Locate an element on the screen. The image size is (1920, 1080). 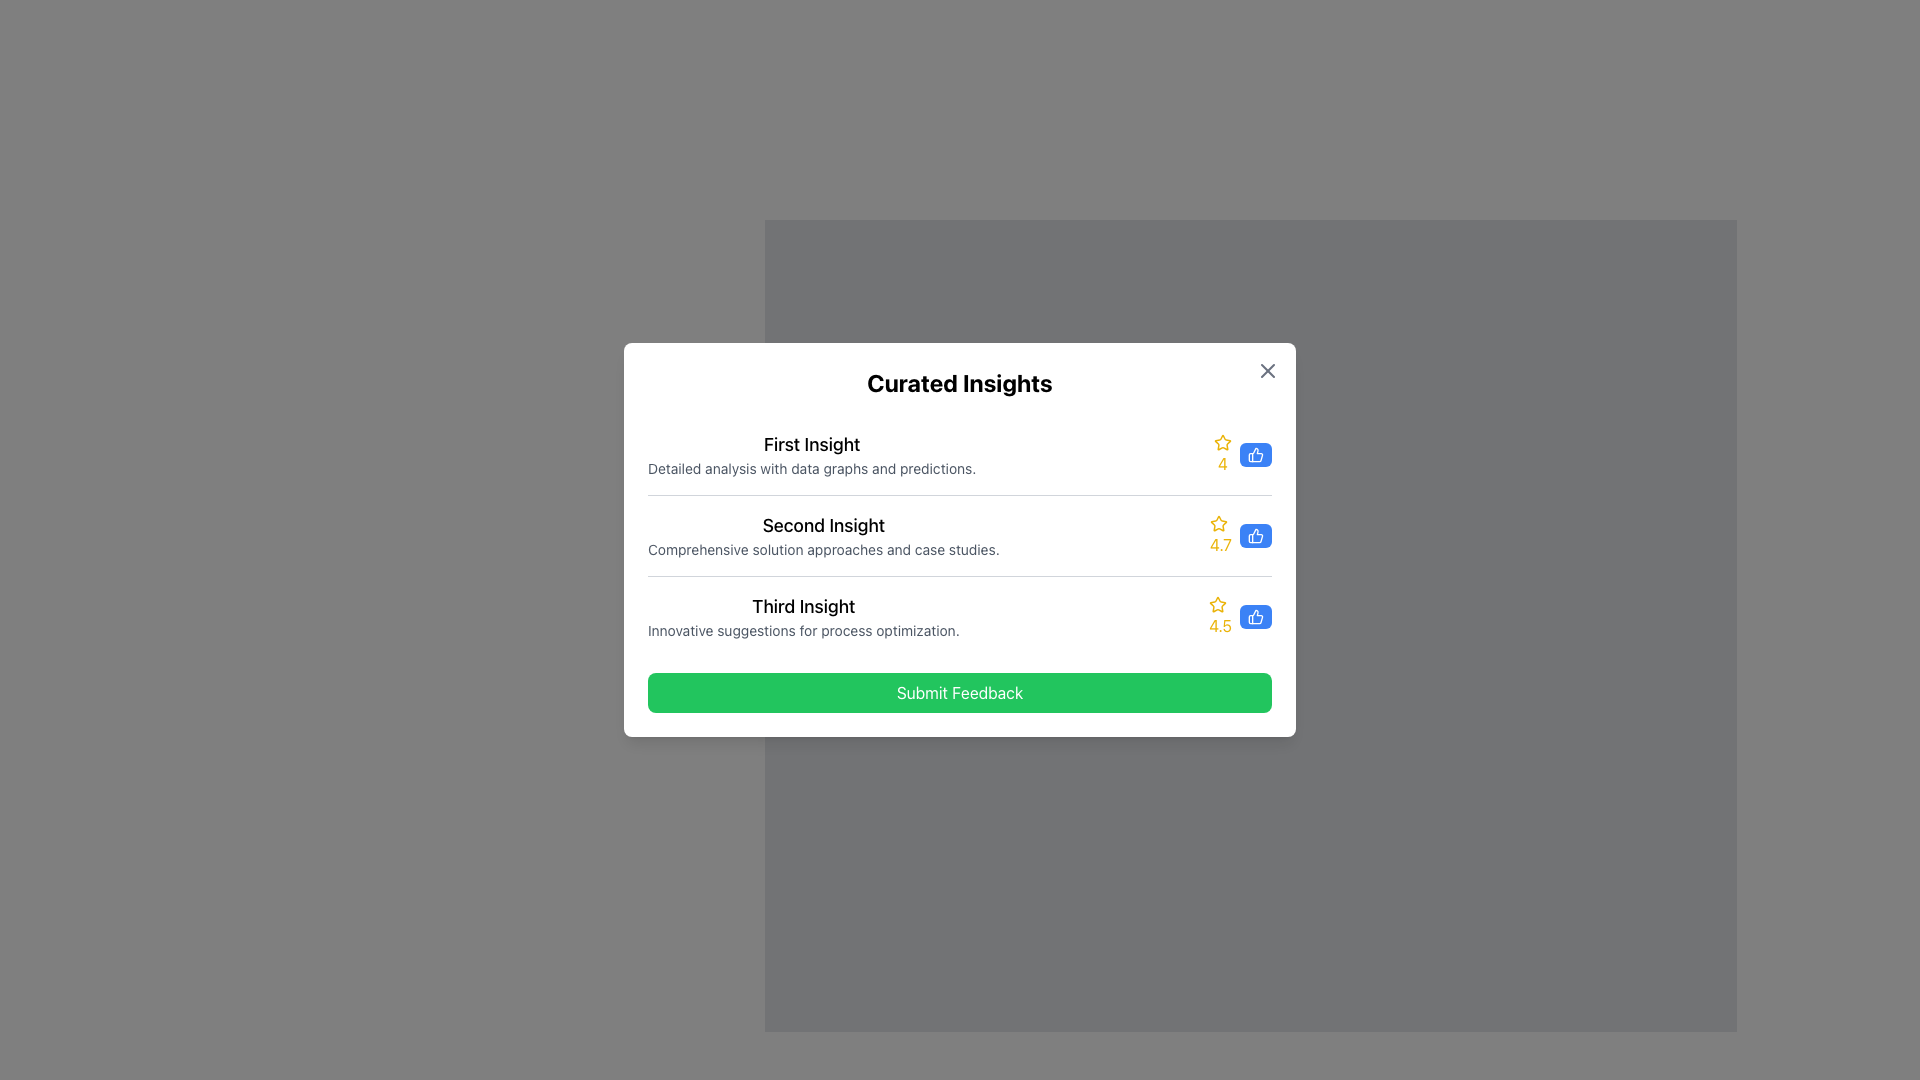
the Interactive Rating Component located to the right of the title 'Second Insight', which features a thumbs-up icon and is the second rating in the list of insights is located at coordinates (1239, 535).